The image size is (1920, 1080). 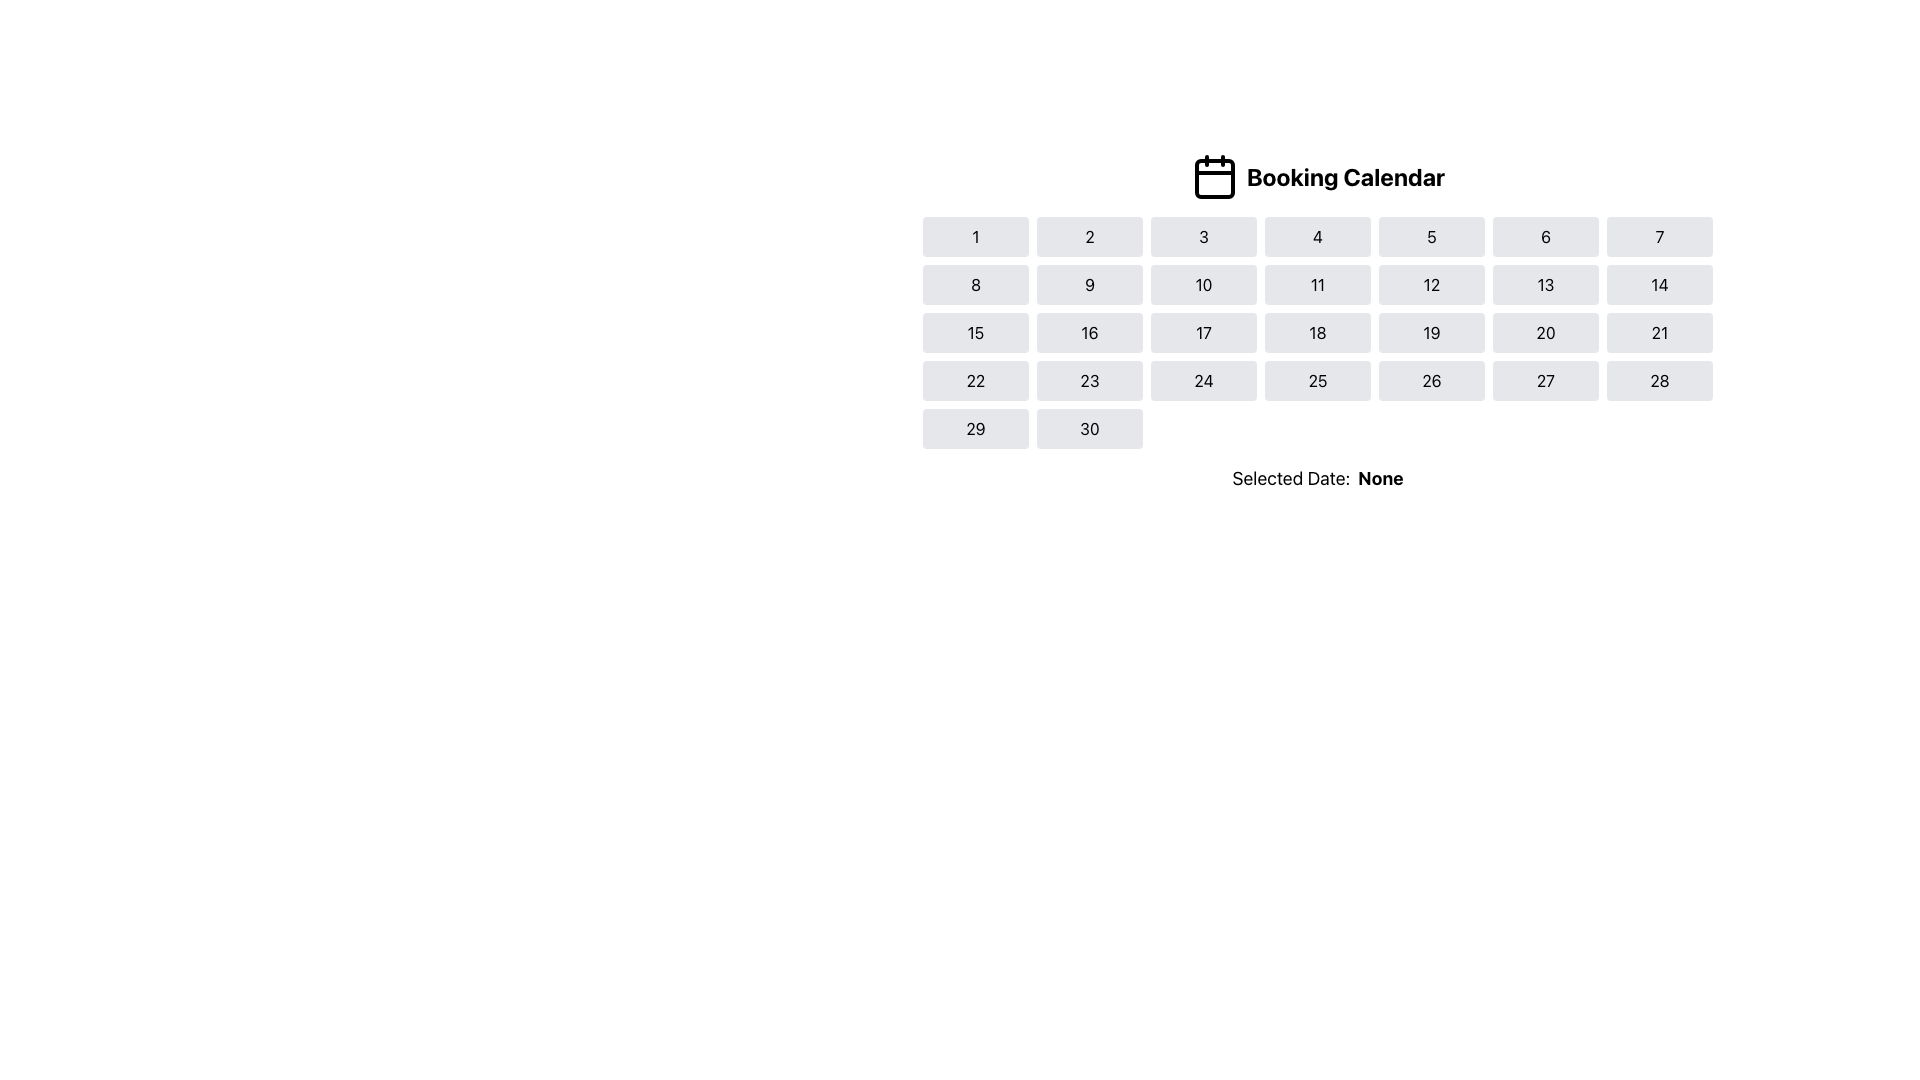 I want to click on the button labeled '13', which is a rounded rectangular button with a light gray background and black text, located in the second row and sixth column of the grid, so click(x=1544, y=285).